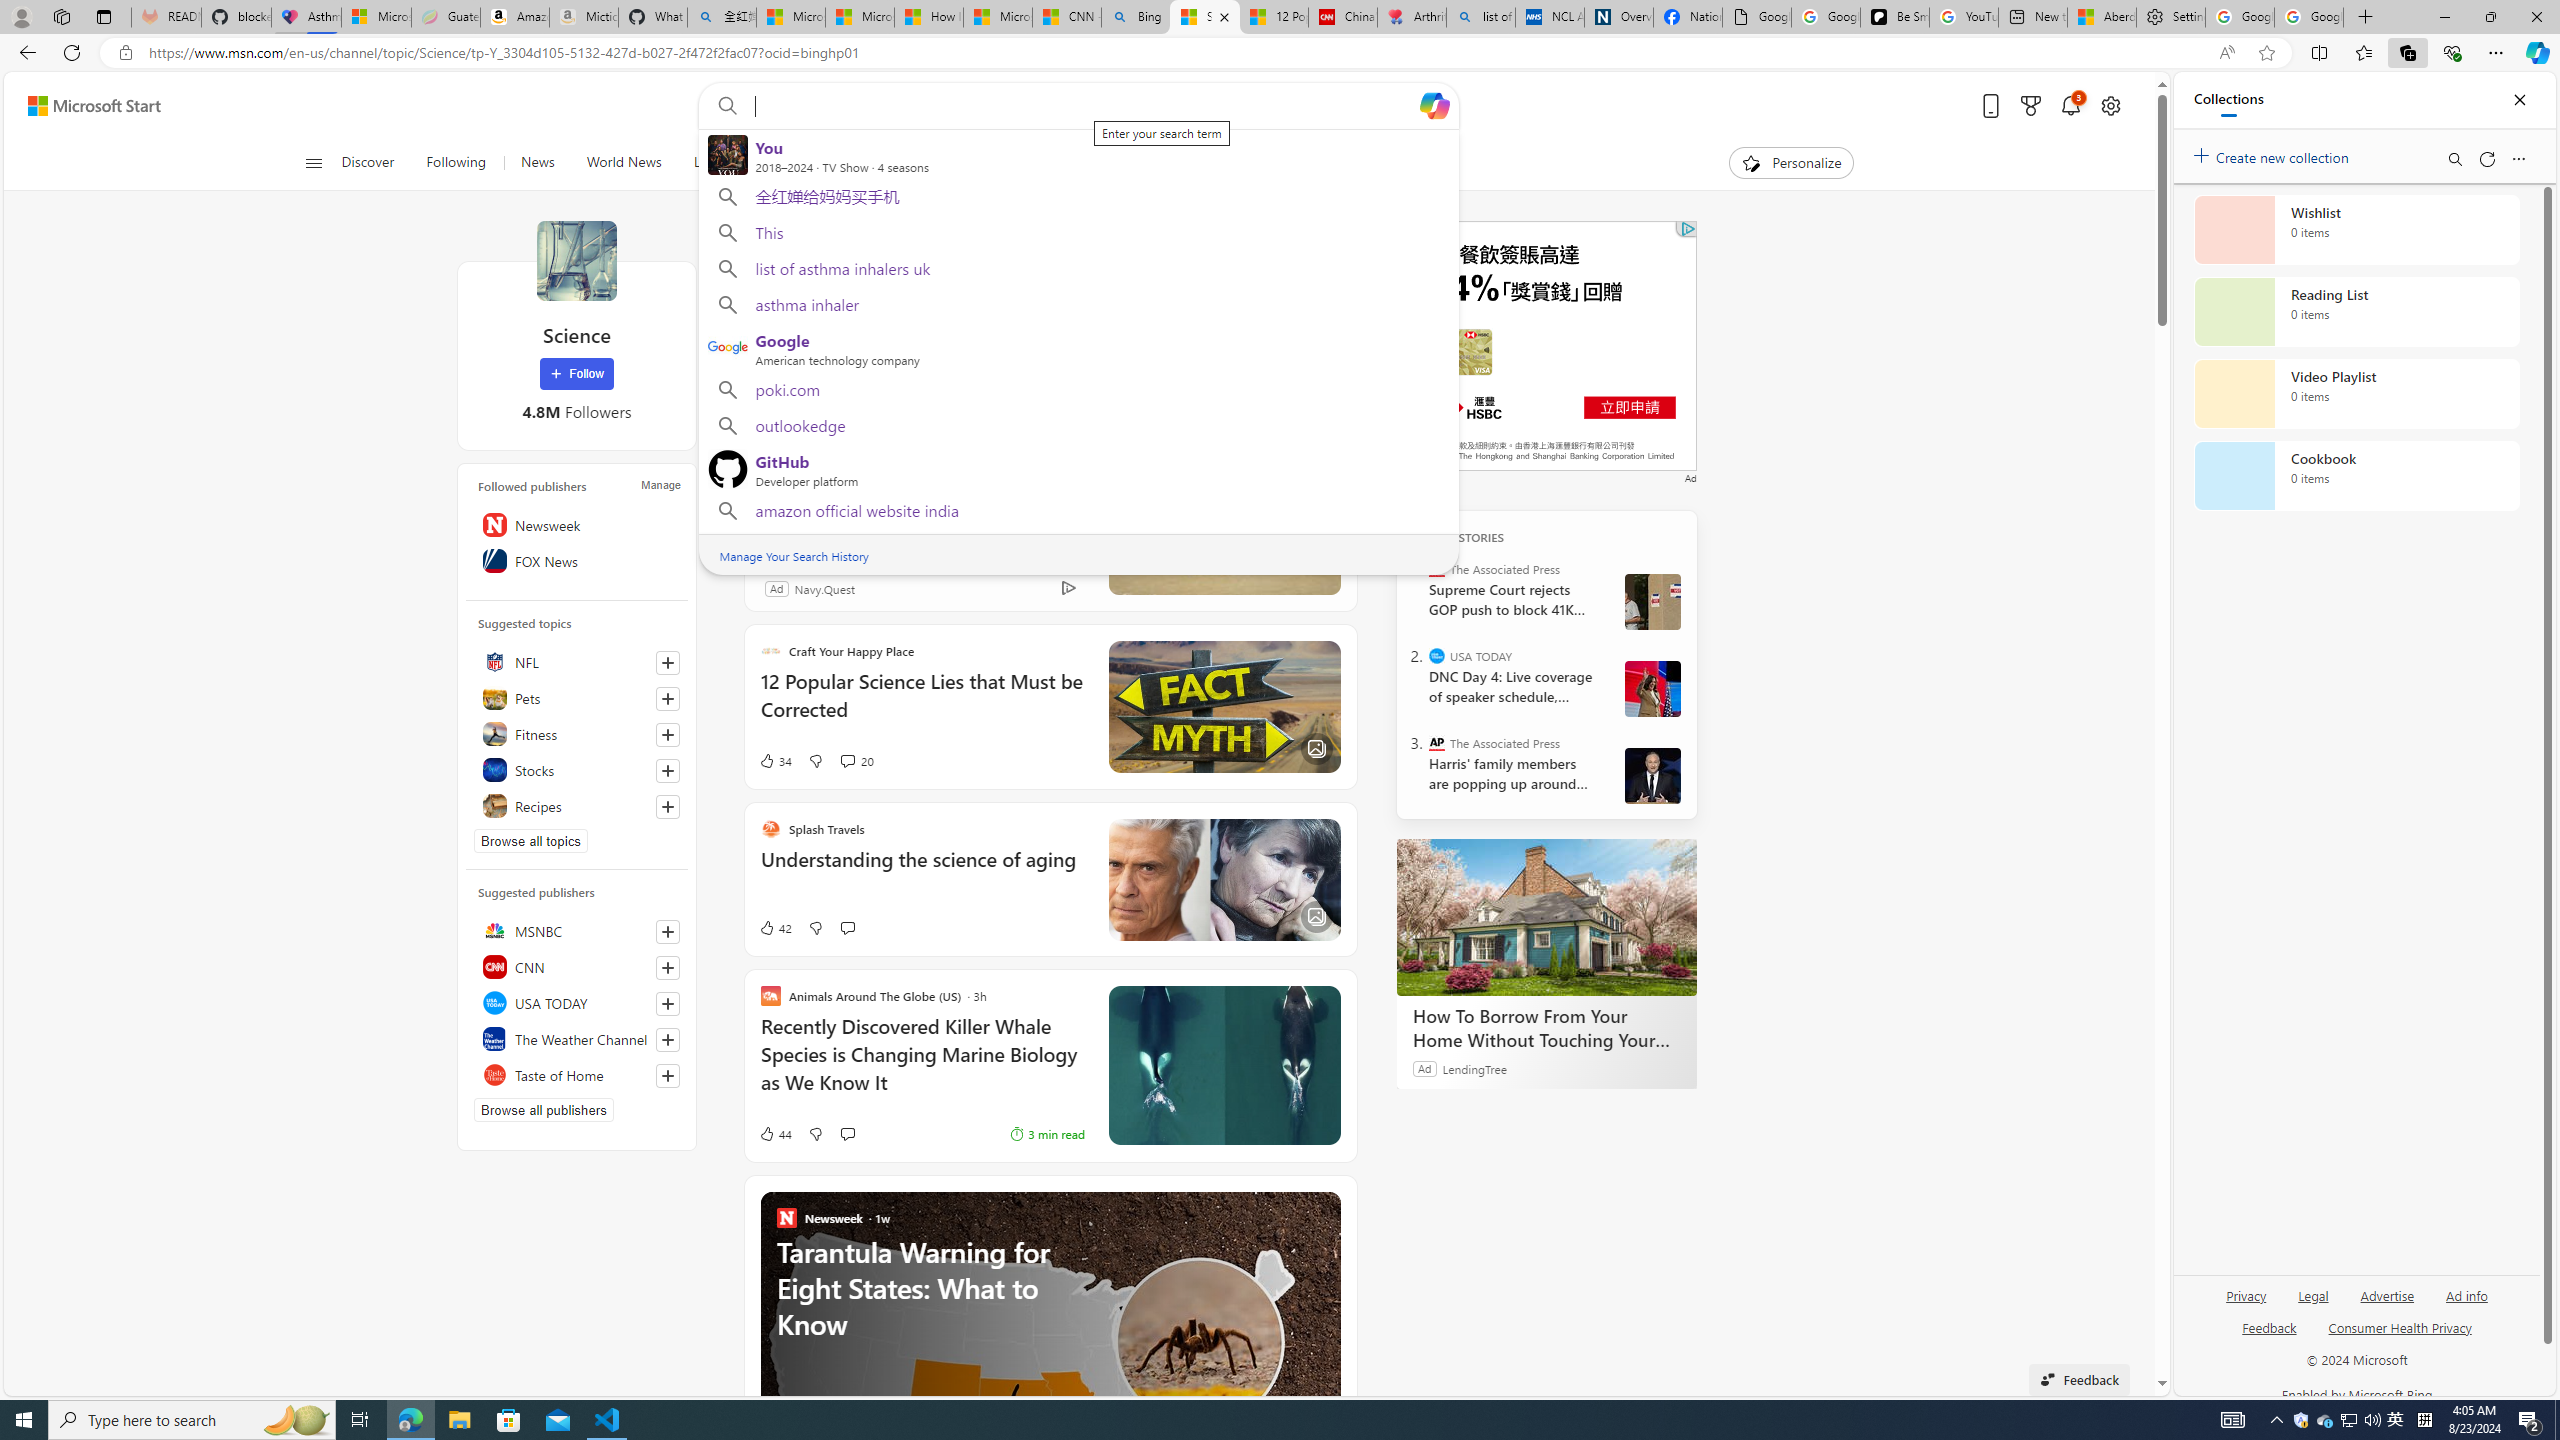  Describe the element at coordinates (306, 16) in the screenshot. I see `'Asthma Inhalers: Names and Types'` at that location.